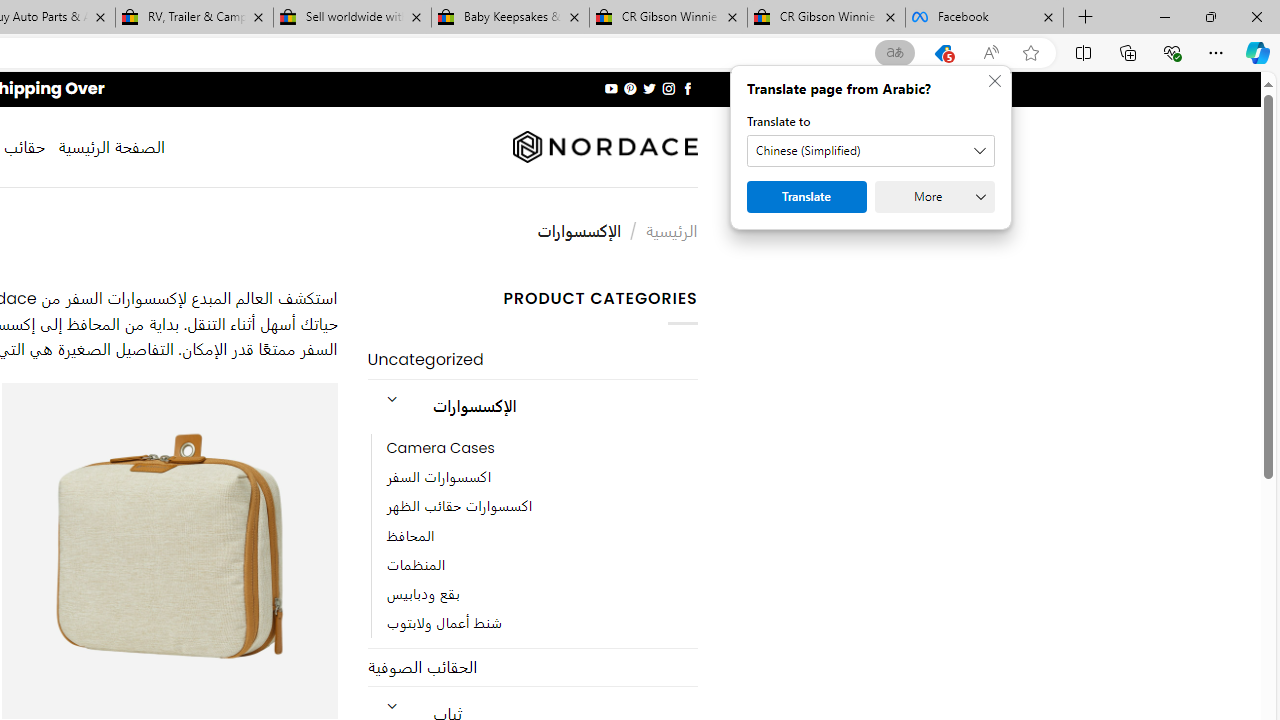  Describe the element at coordinates (668, 88) in the screenshot. I see `'Follow on Instagram'` at that location.